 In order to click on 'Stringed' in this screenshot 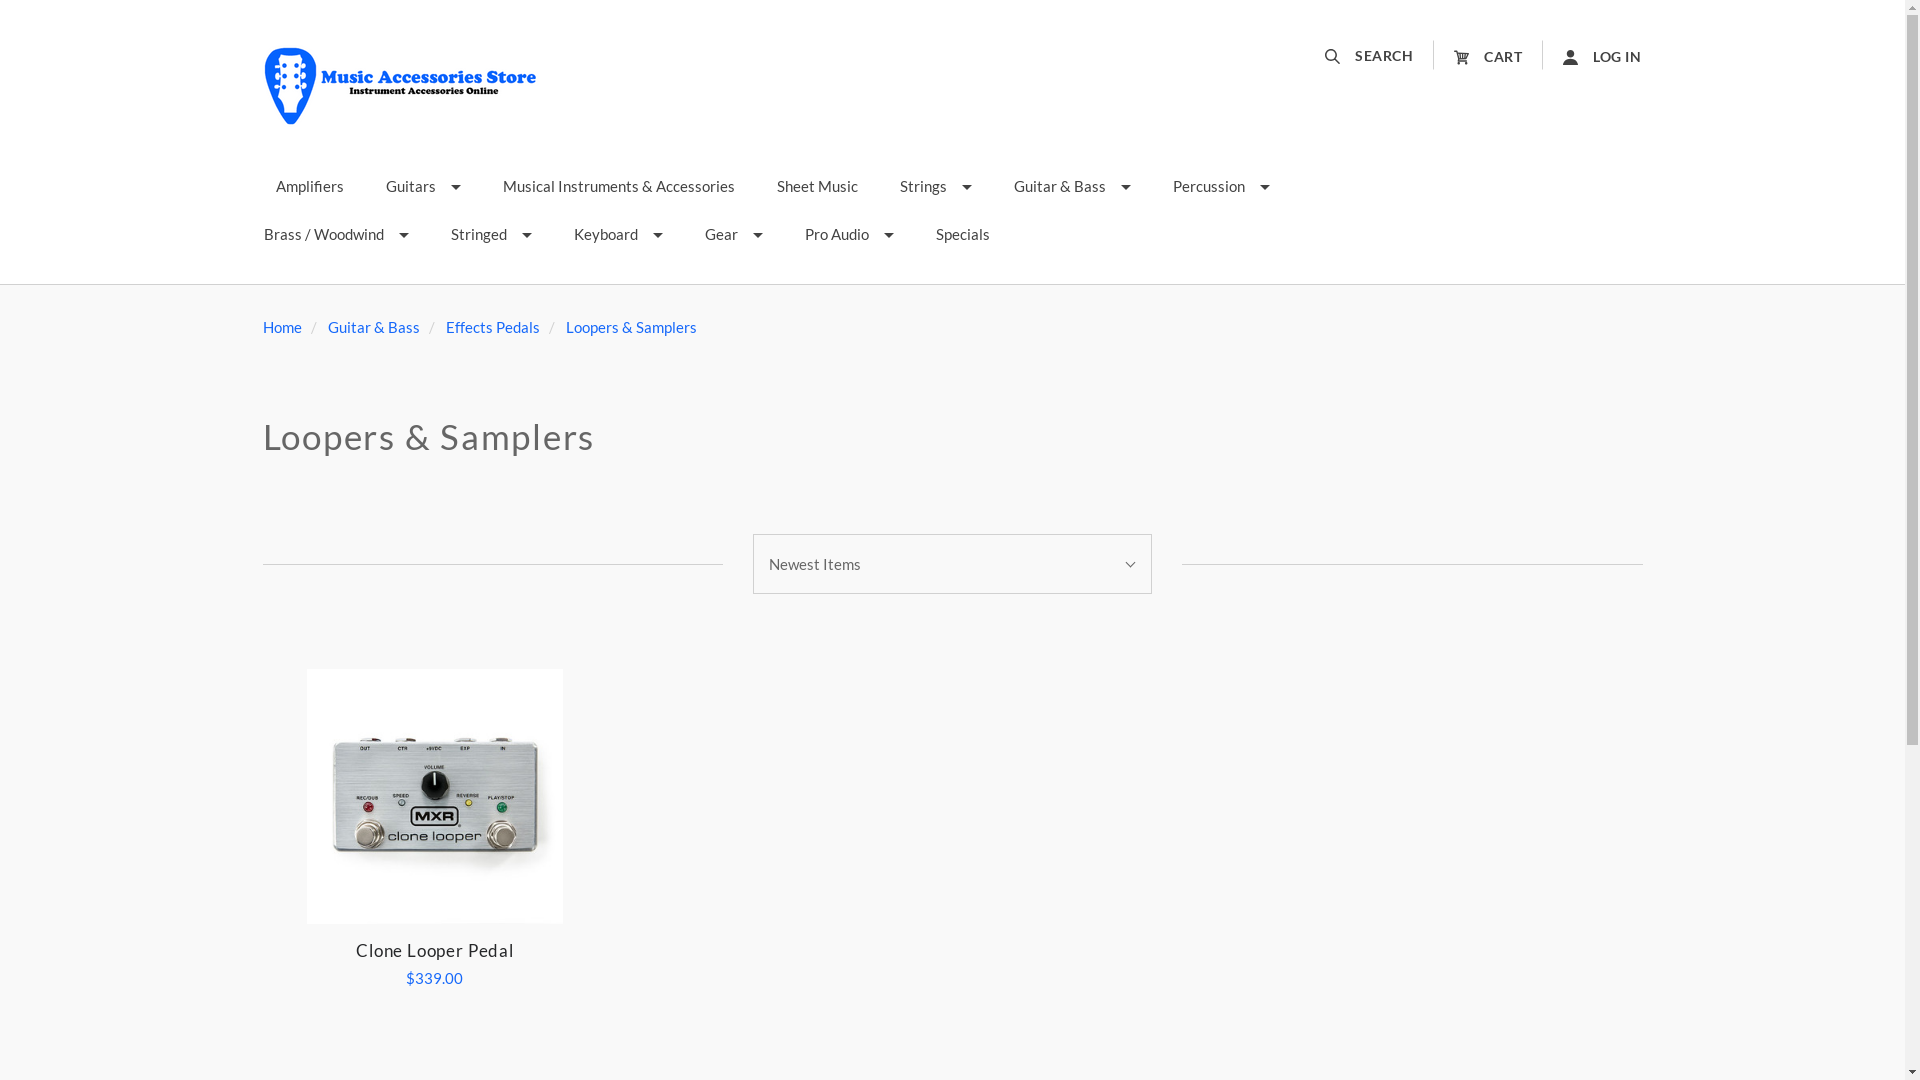, I will do `click(491, 234)`.